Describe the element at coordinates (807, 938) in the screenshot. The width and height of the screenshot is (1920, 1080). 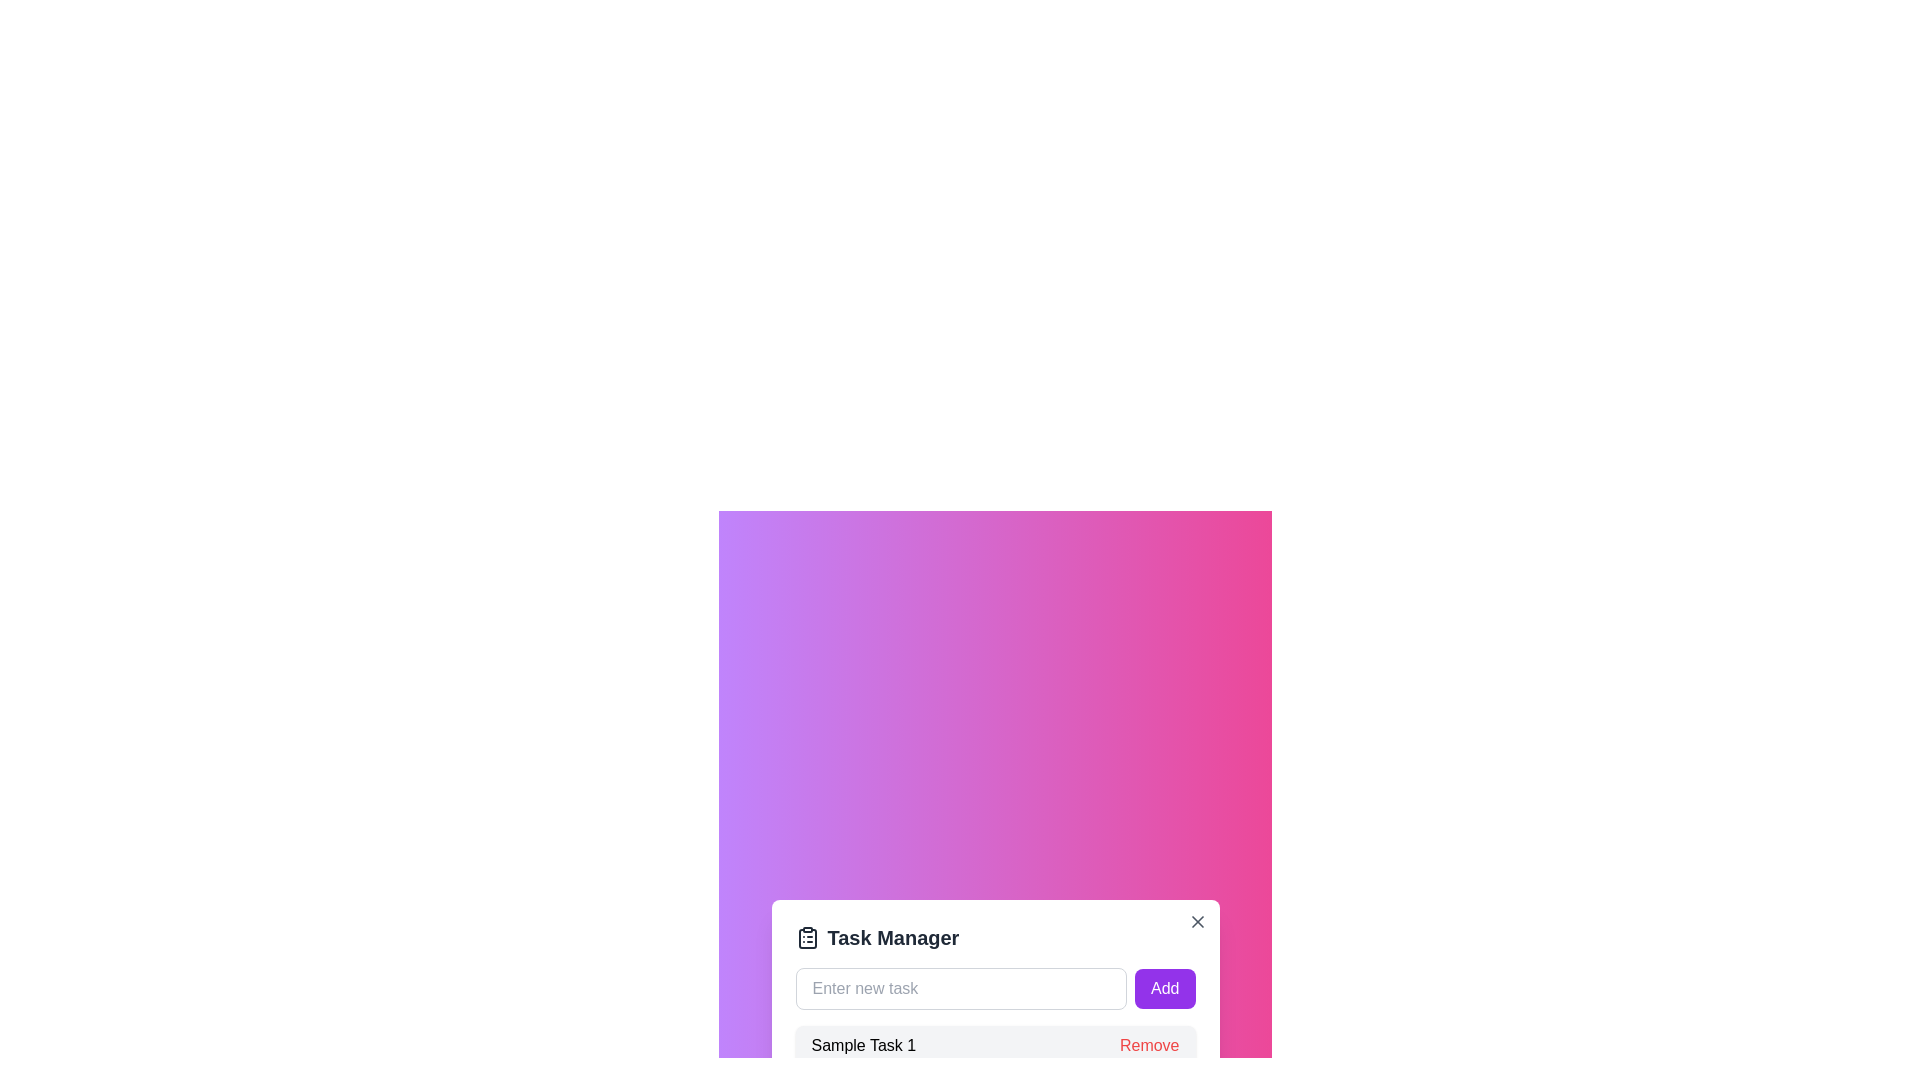
I see `the clipboard icon represented as a rectangular shape with rounded corners located in the top-left corner of the 'Task Manager' modal dialog` at that location.